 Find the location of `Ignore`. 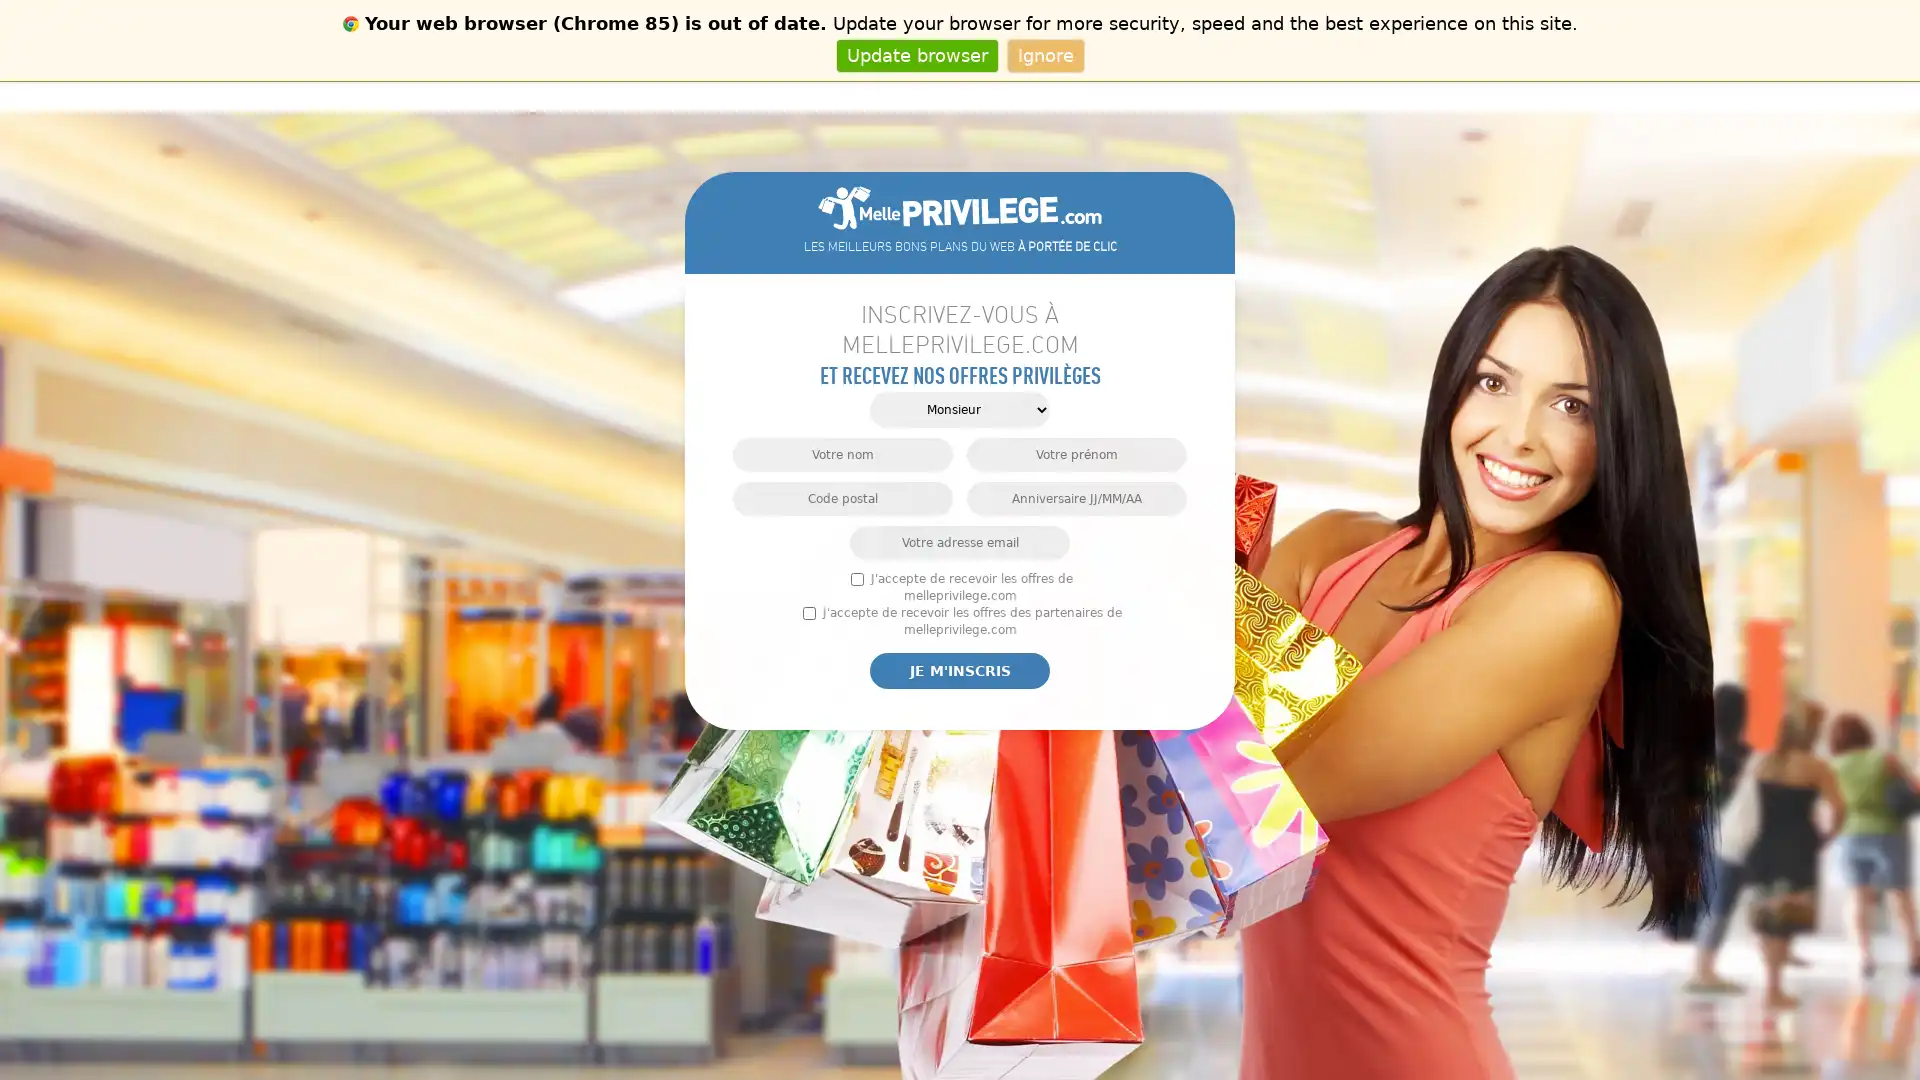

Ignore is located at coordinates (1044, 54).